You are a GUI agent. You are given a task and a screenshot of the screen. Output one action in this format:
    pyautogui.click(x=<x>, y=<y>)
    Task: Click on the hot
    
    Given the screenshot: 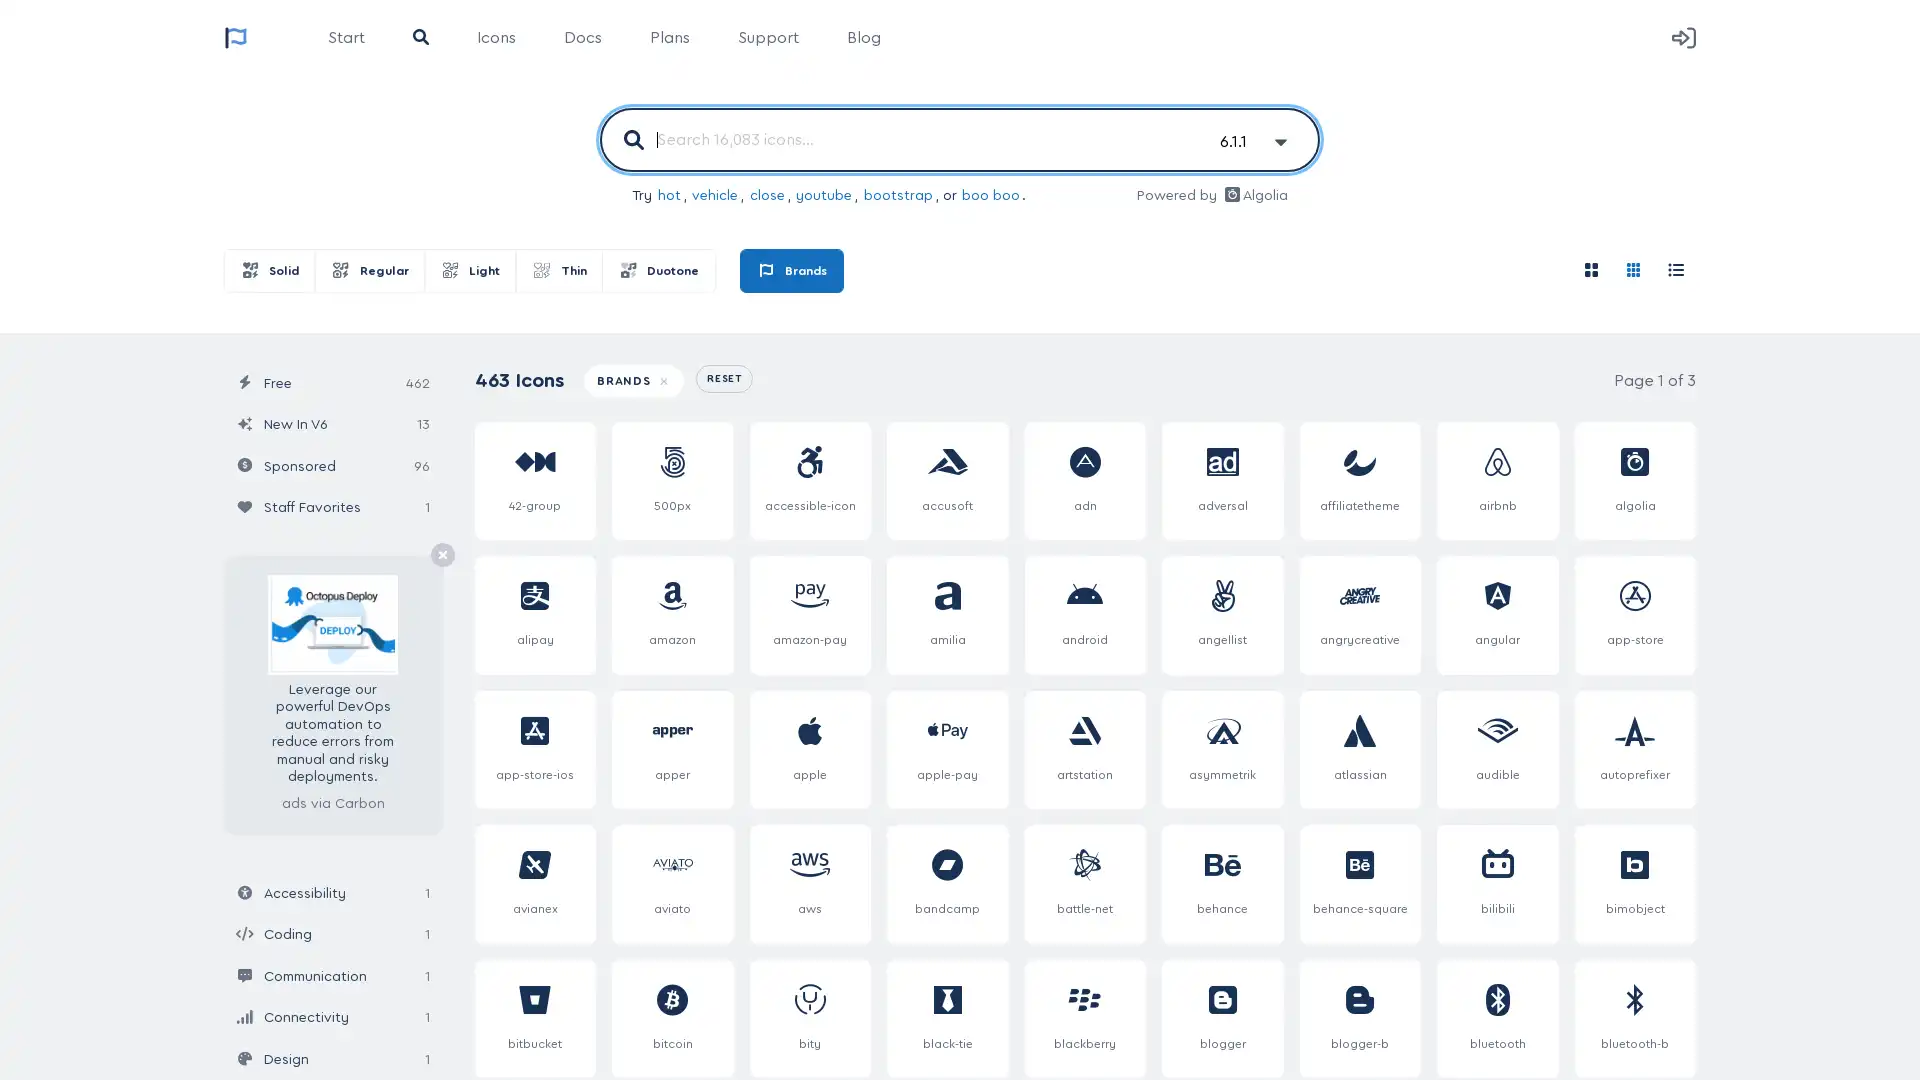 What is the action you would take?
    pyautogui.click(x=668, y=196)
    